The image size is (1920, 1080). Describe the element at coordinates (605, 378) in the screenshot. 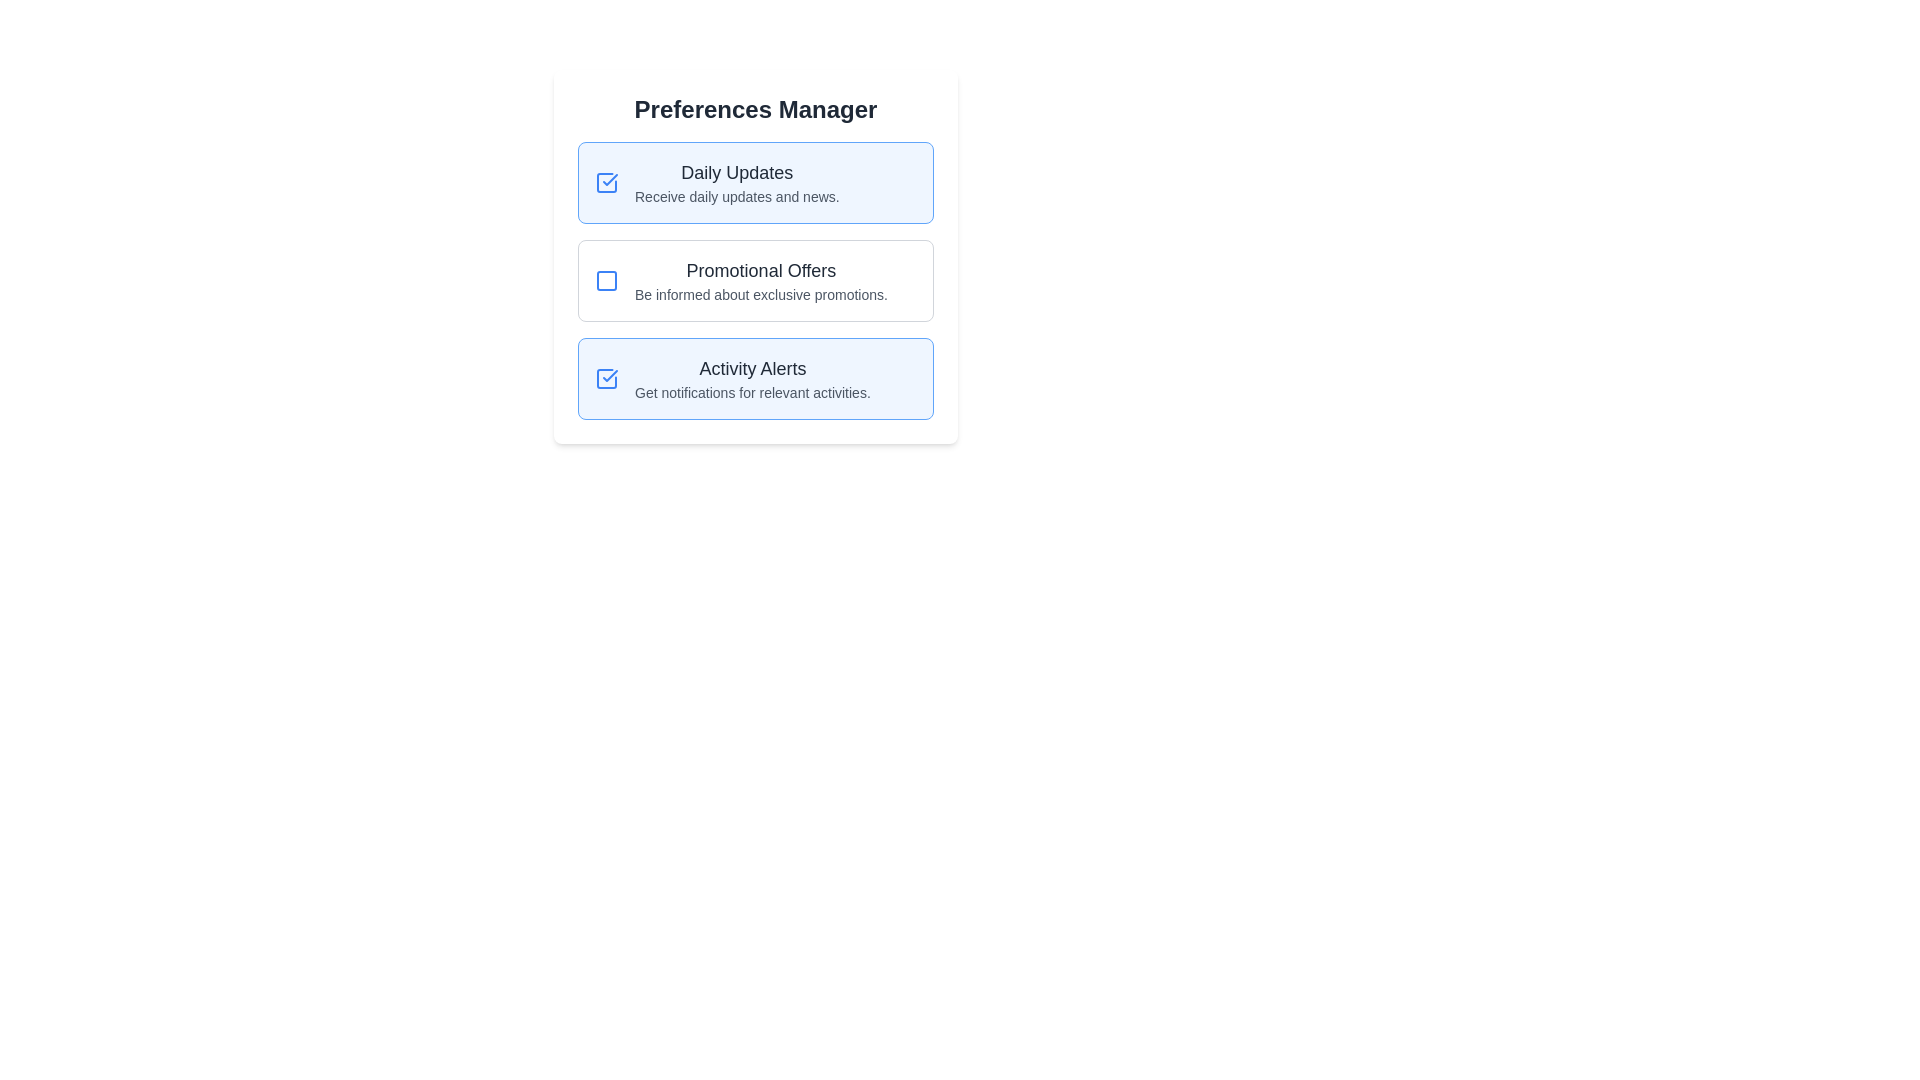

I see `the blue checkbox with a checkmark positioned to the left of the text 'Activity AlertsGet notifications for relevant activities.'` at that location.